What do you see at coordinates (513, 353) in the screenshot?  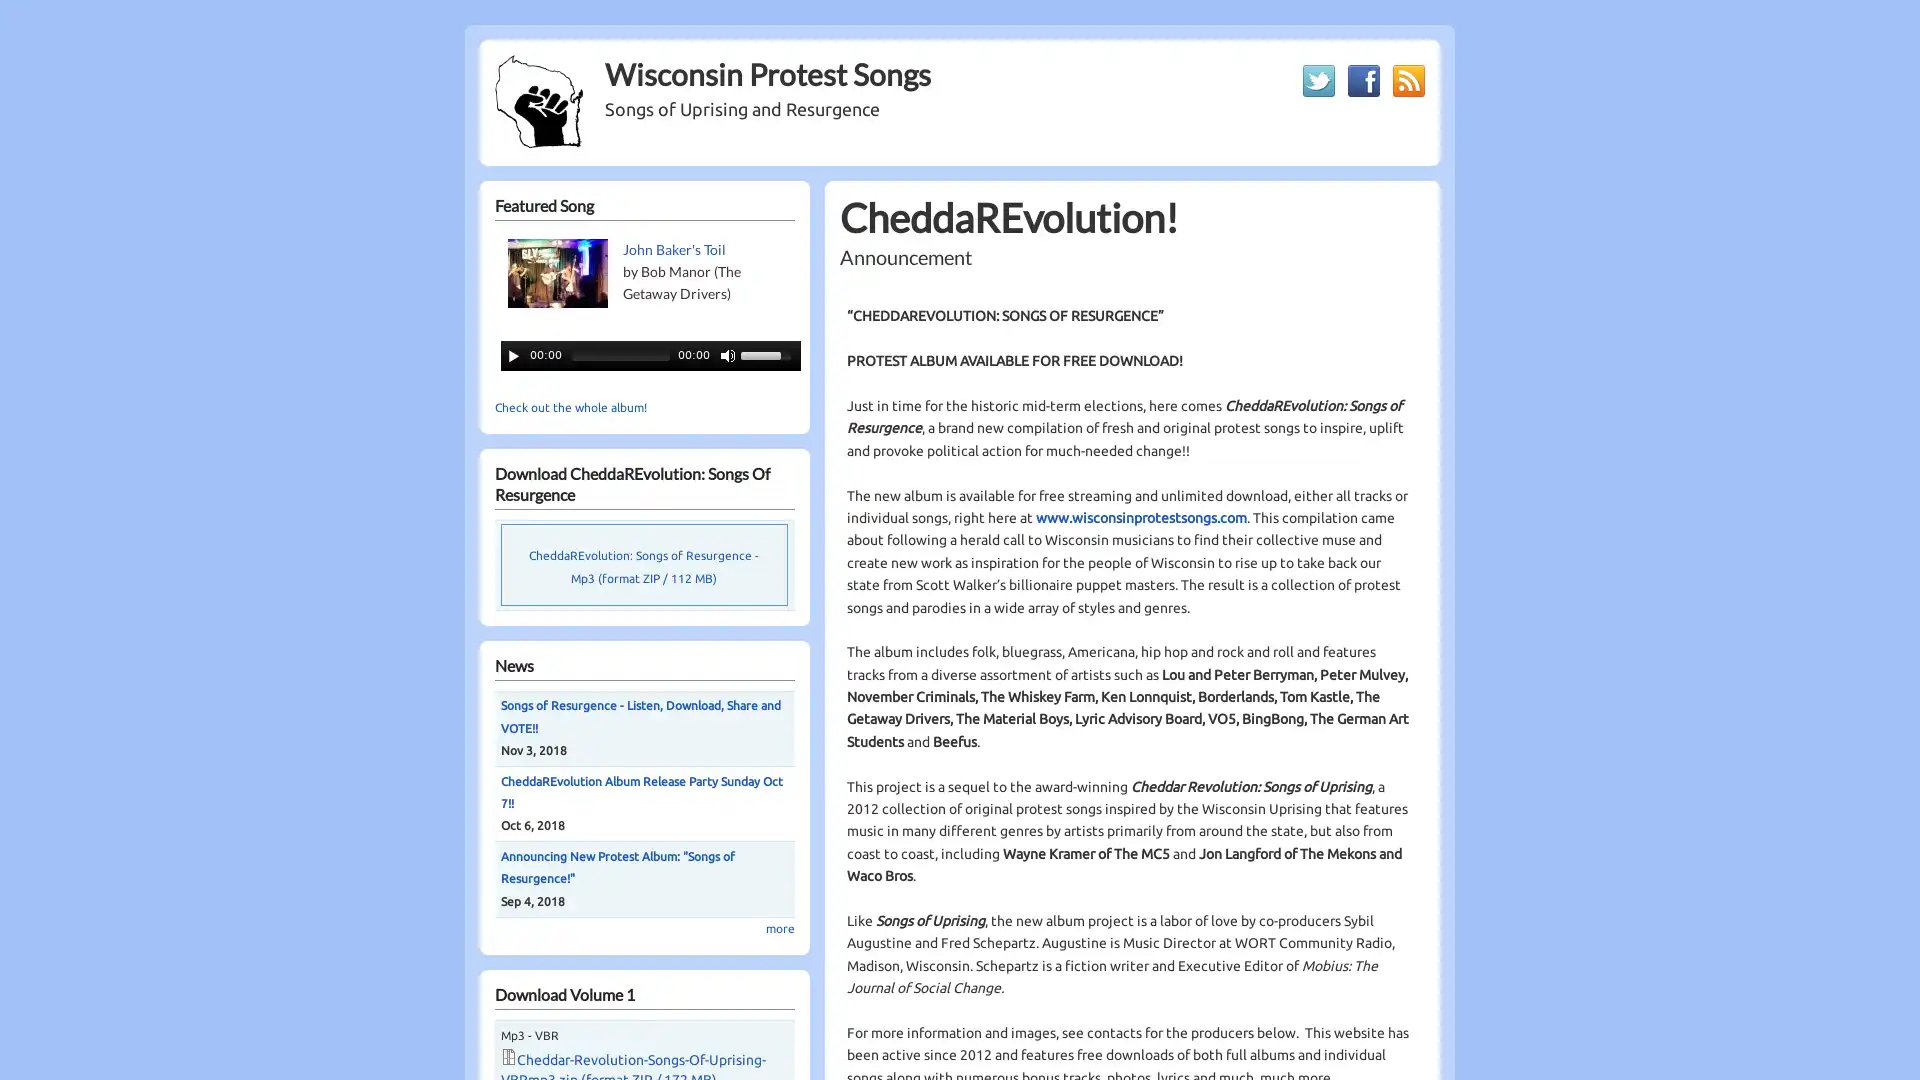 I see `Play/Pause` at bounding box center [513, 353].